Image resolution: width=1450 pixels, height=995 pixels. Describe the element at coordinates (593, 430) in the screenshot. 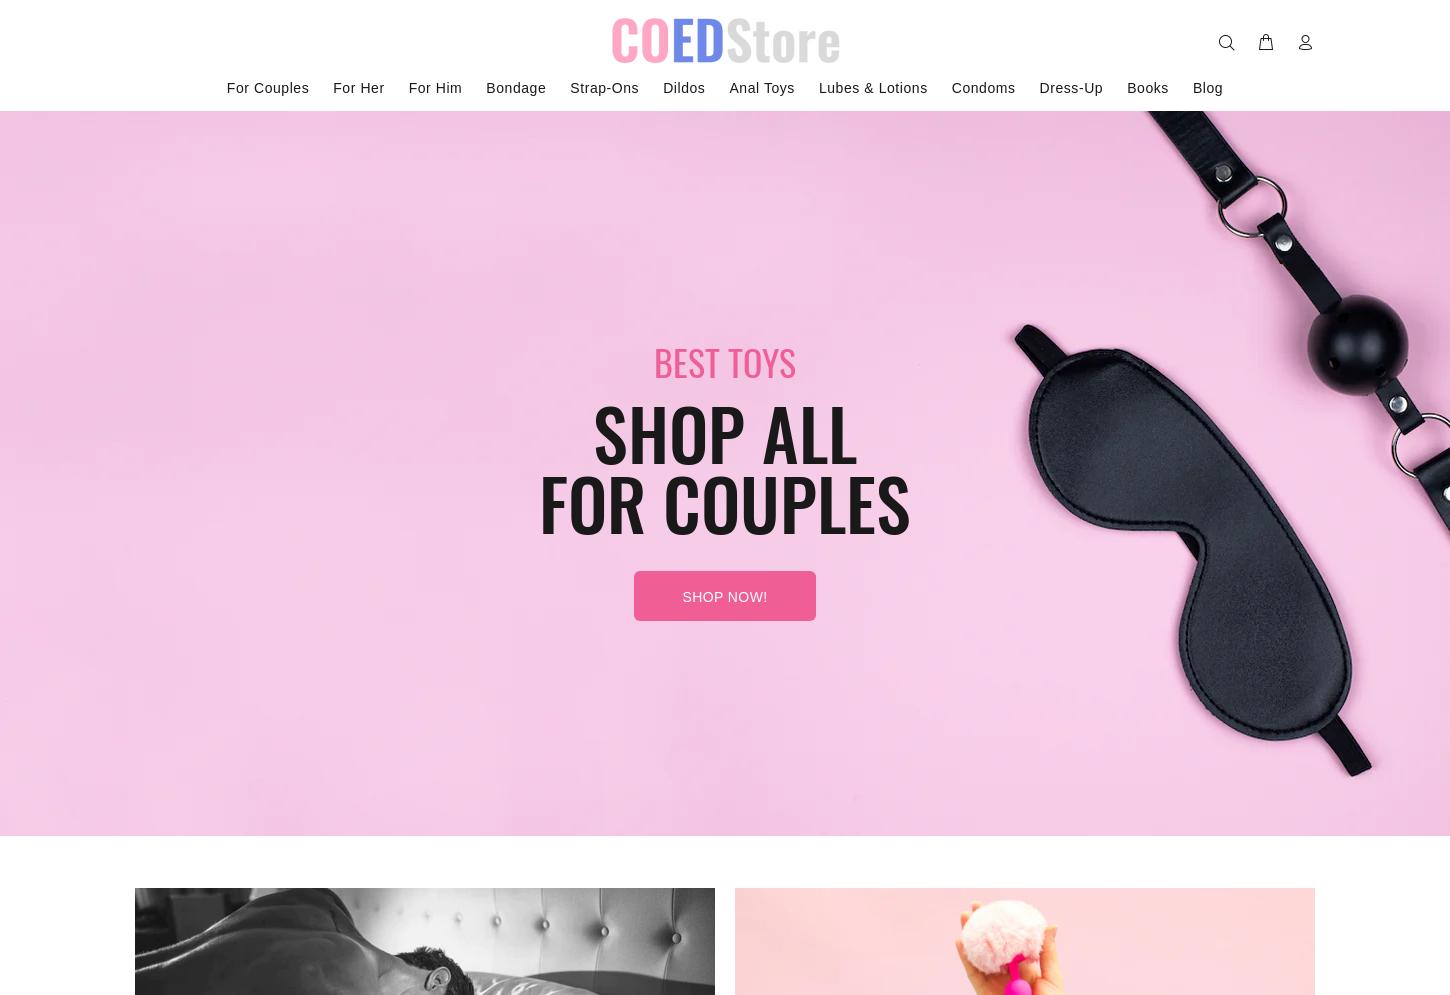

I see `'SHOP ALL'` at that location.